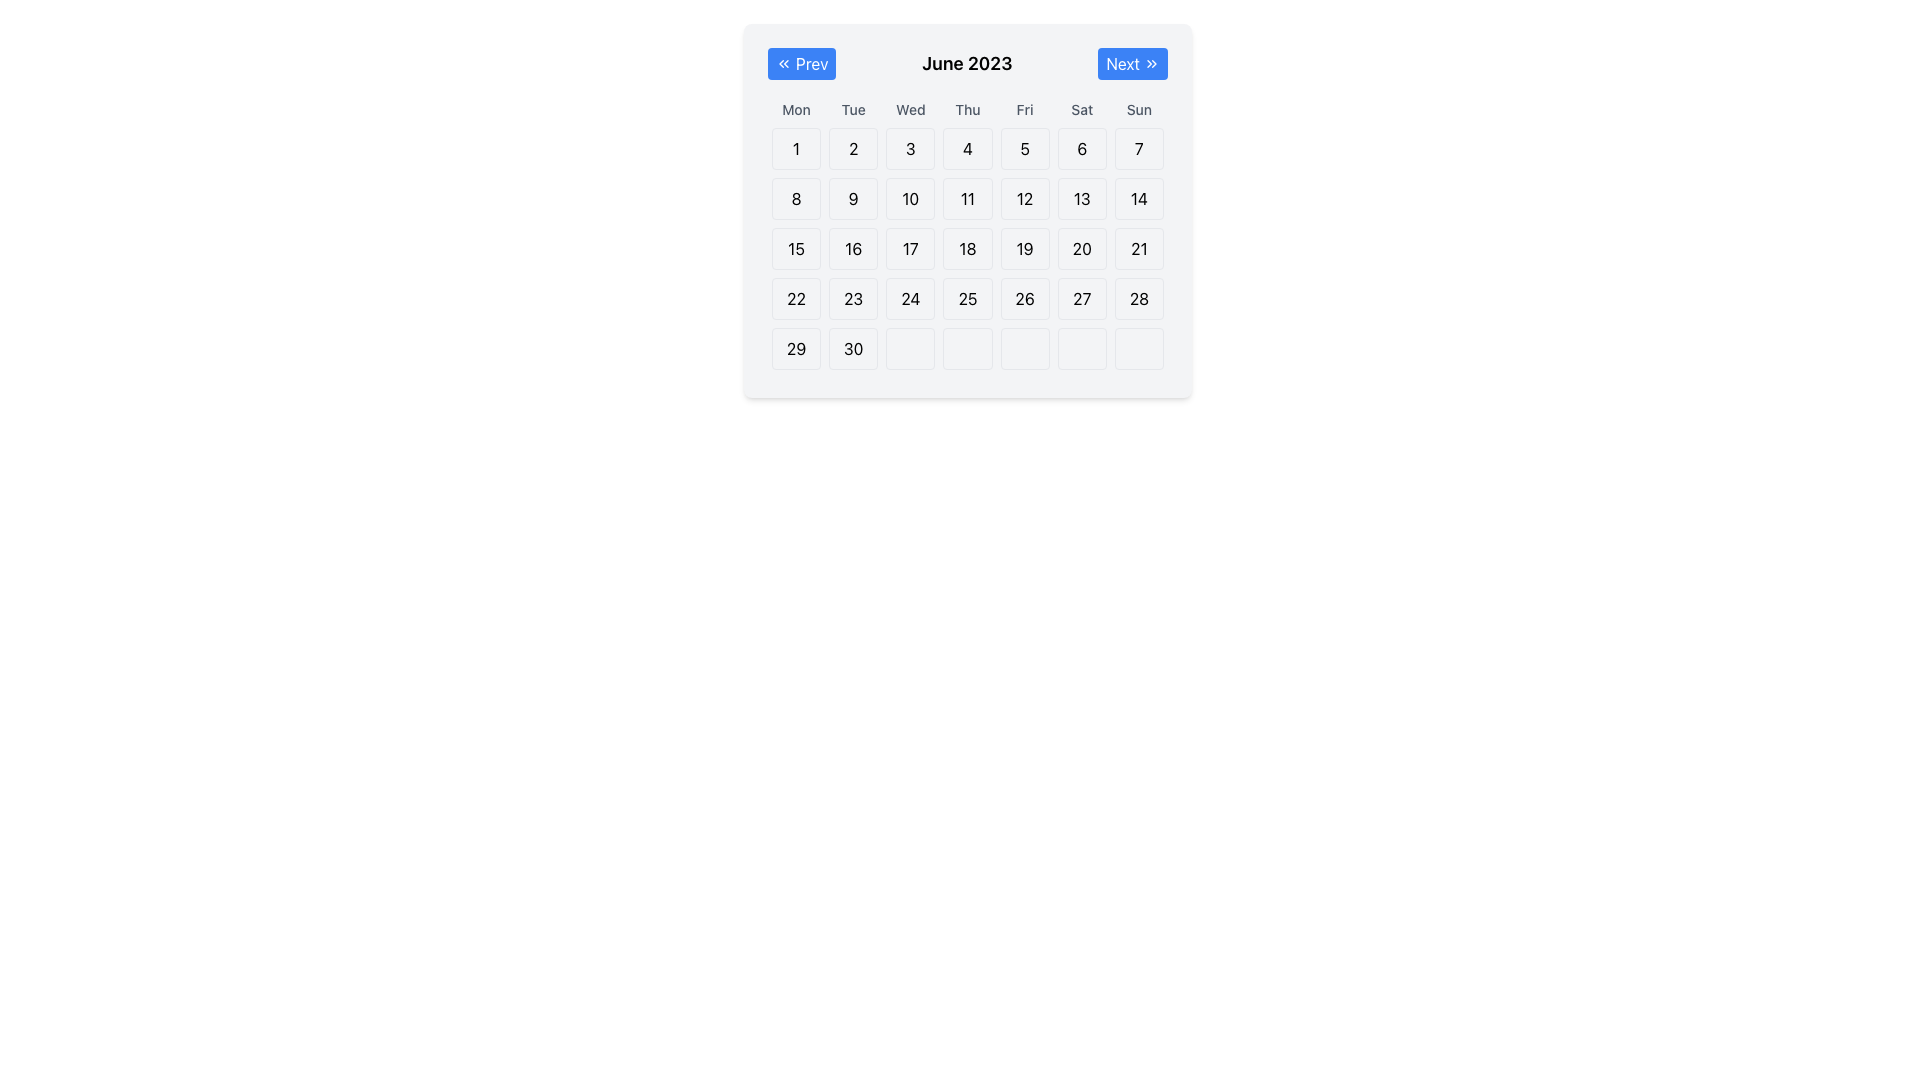  I want to click on a specific day in the June 2023 calendar, so click(968, 211).